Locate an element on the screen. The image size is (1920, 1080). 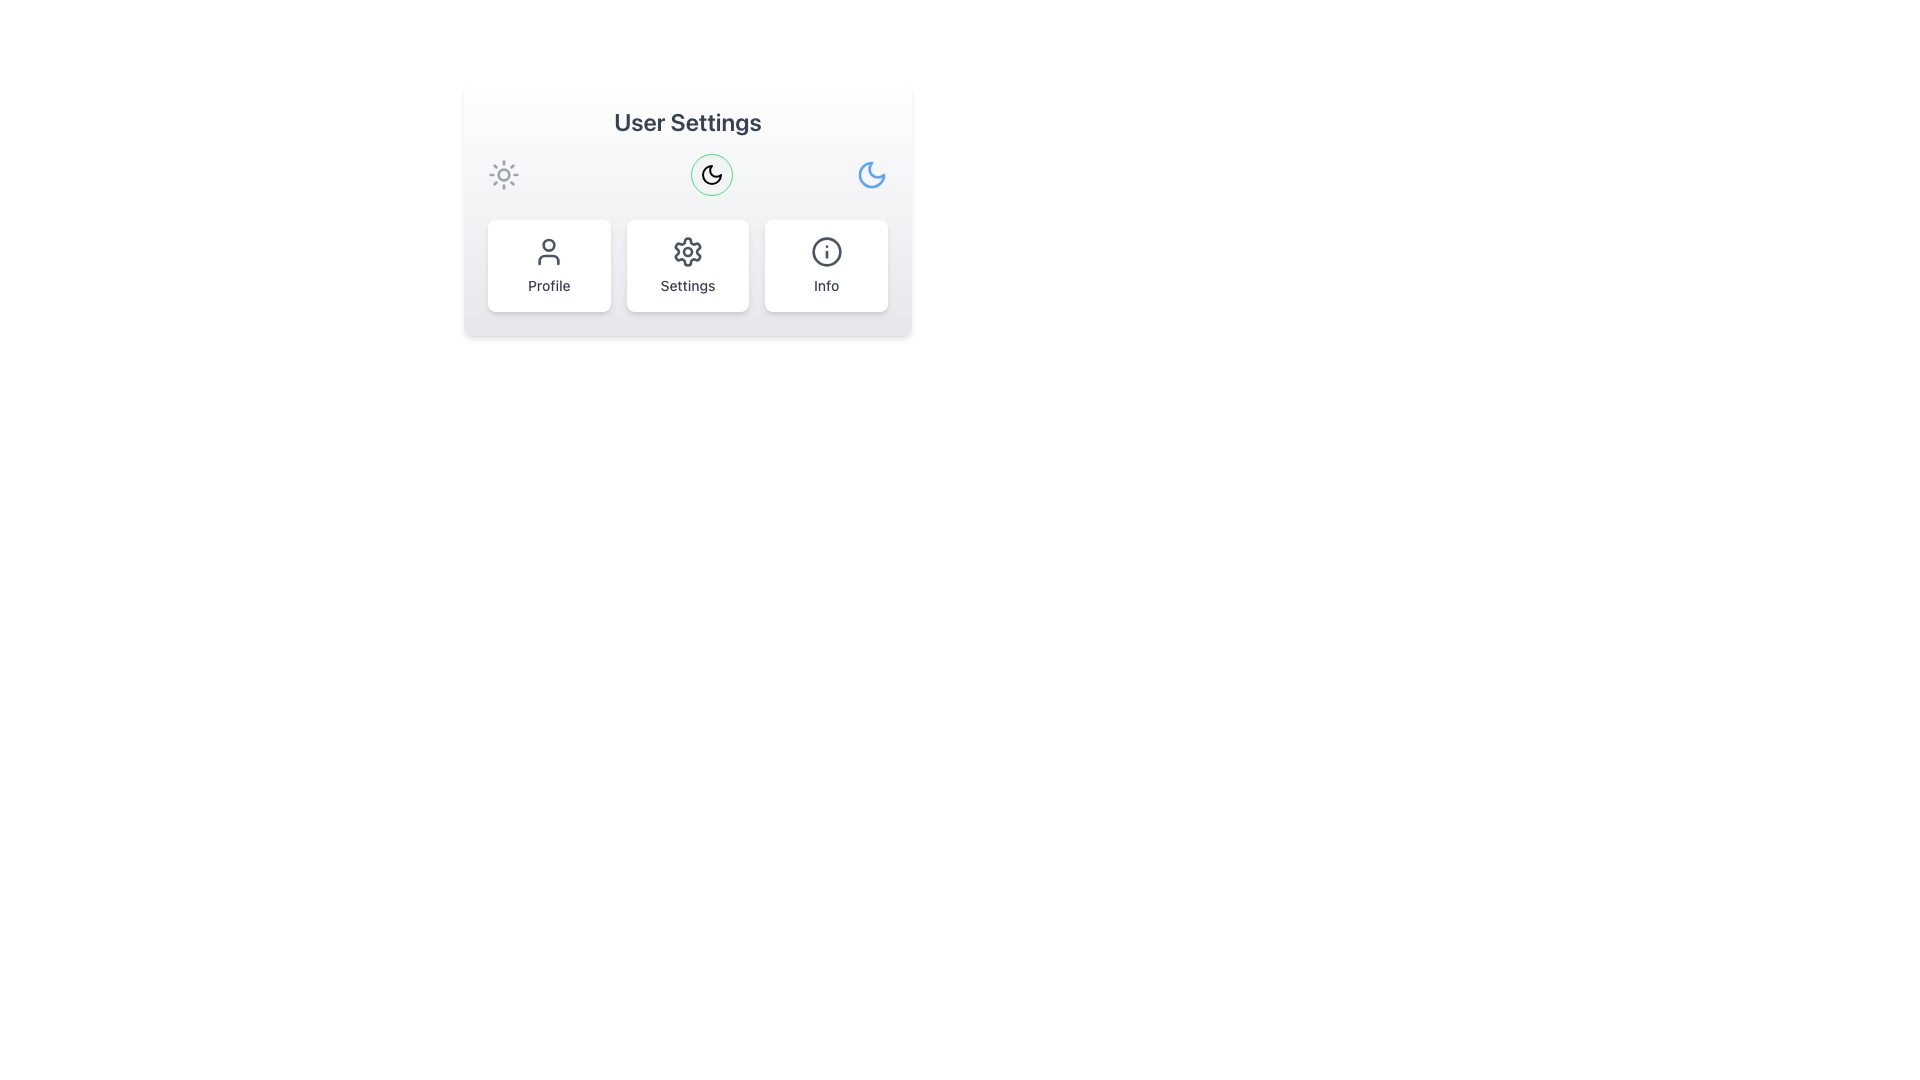
the Settings Icon Button located between the Profile and Info icons is located at coordinates (687, 250).